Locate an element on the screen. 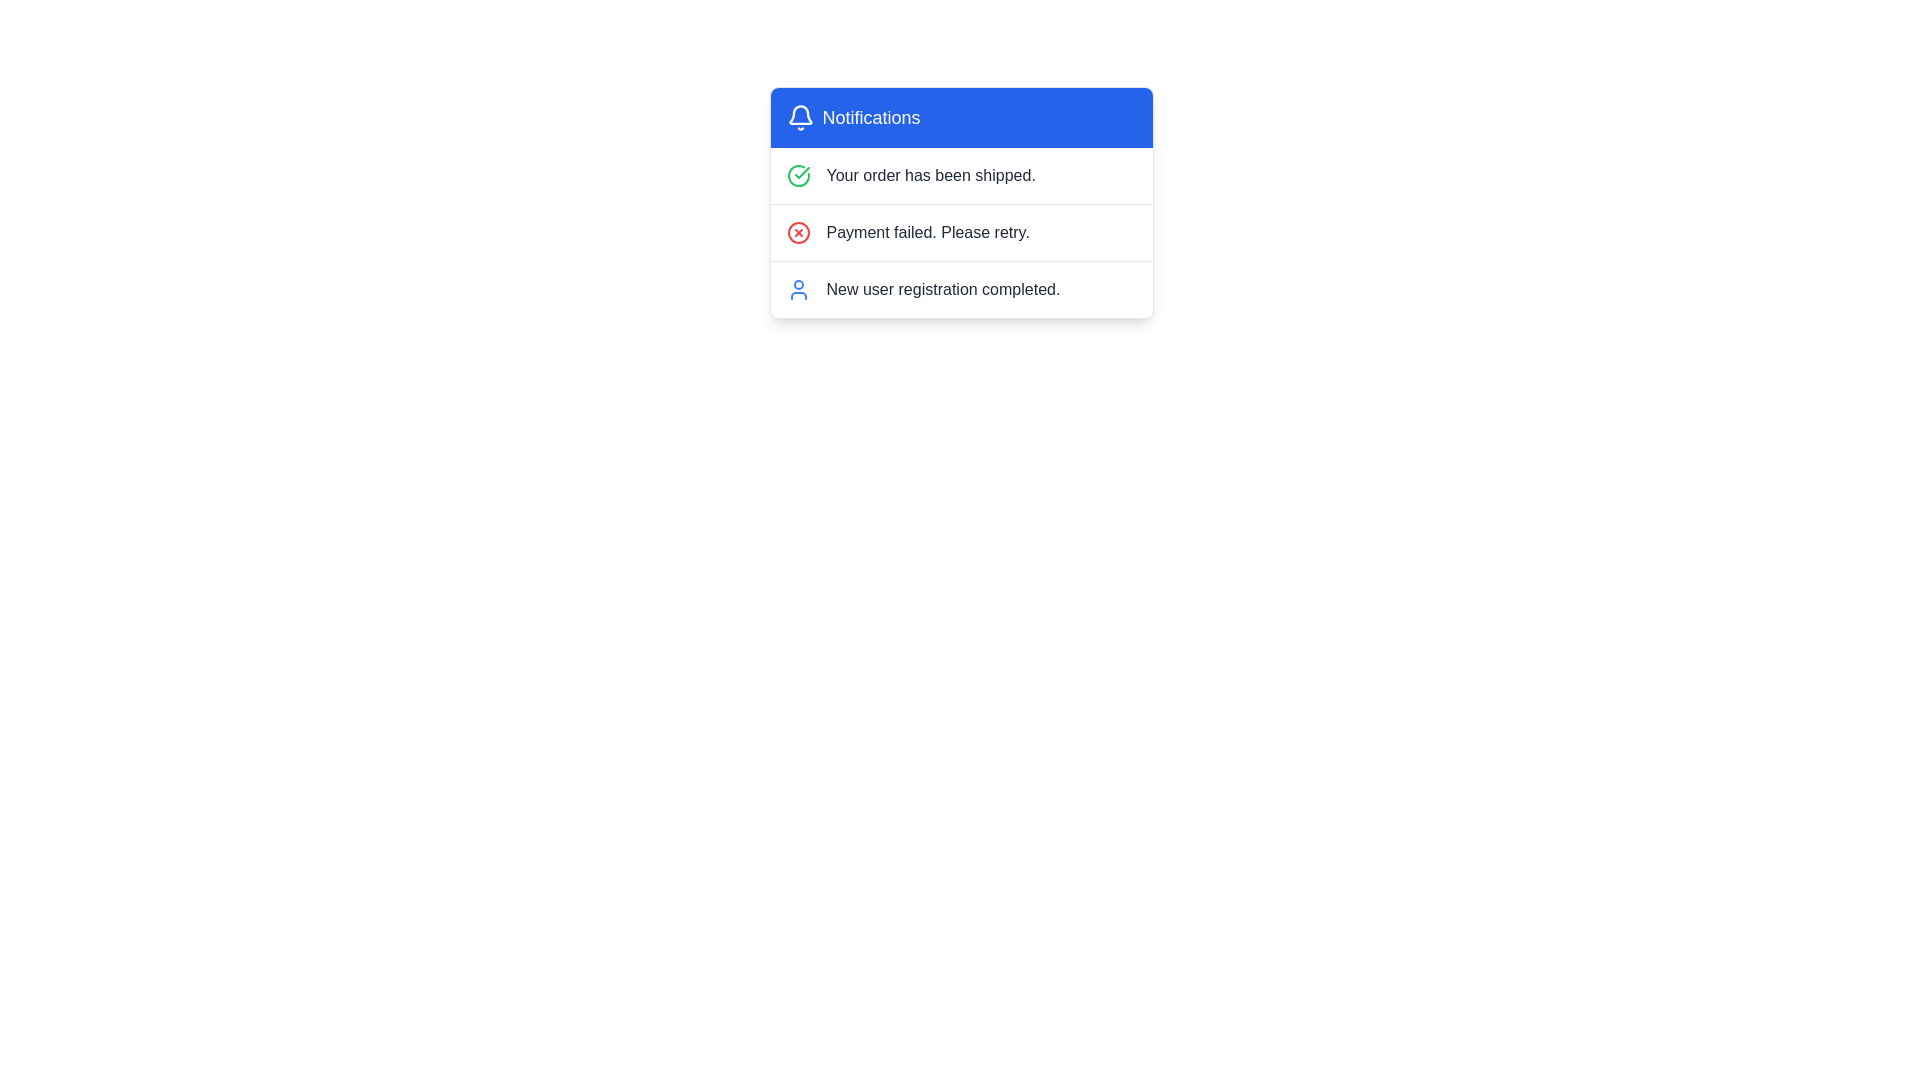 The height and width of the screenshot is (1080, 1920). the static text label that reads 'Notifications', which is styled with a large bold font on a blue background, located in the notifications panel header is located at coordinates (871, 118).